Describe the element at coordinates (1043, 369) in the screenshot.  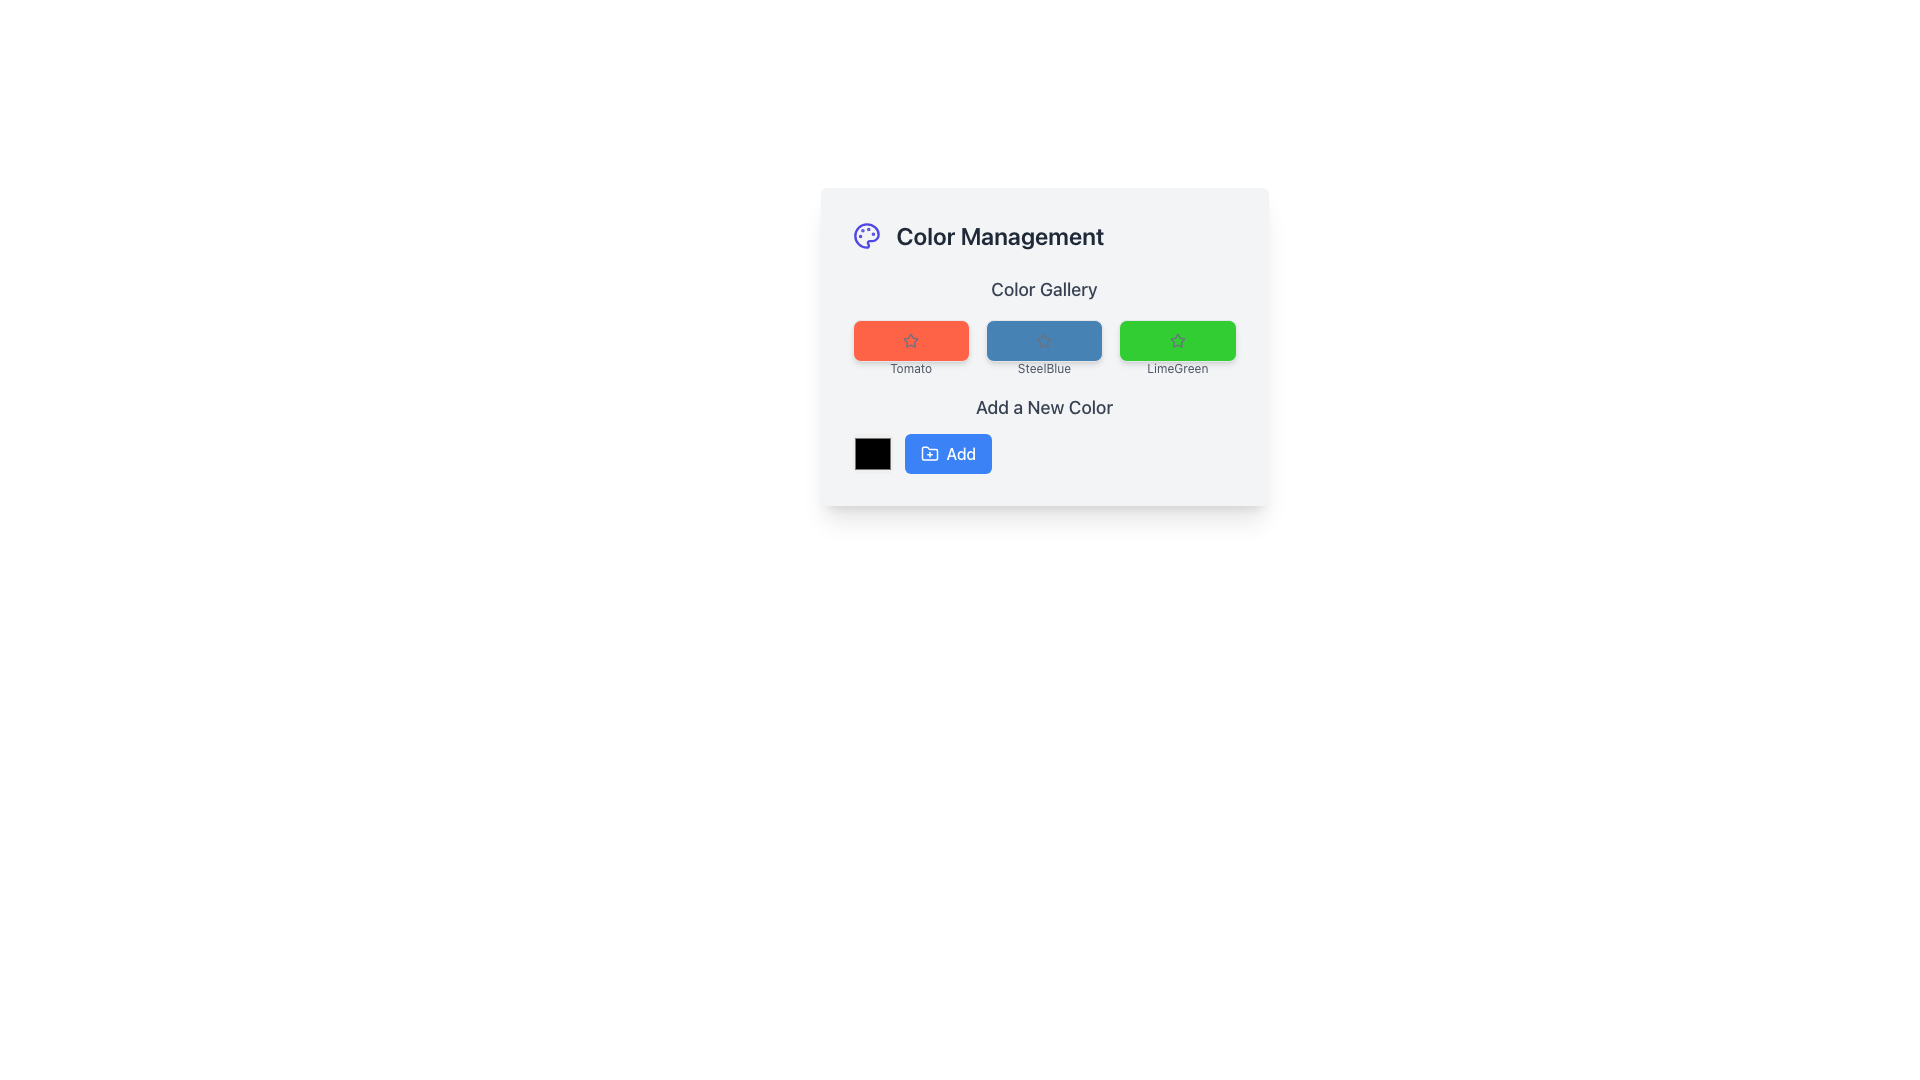
I see `the text label located directly below the 'SteelBlue' button in the color gallery section, which describes the color associated with the button` at that location.